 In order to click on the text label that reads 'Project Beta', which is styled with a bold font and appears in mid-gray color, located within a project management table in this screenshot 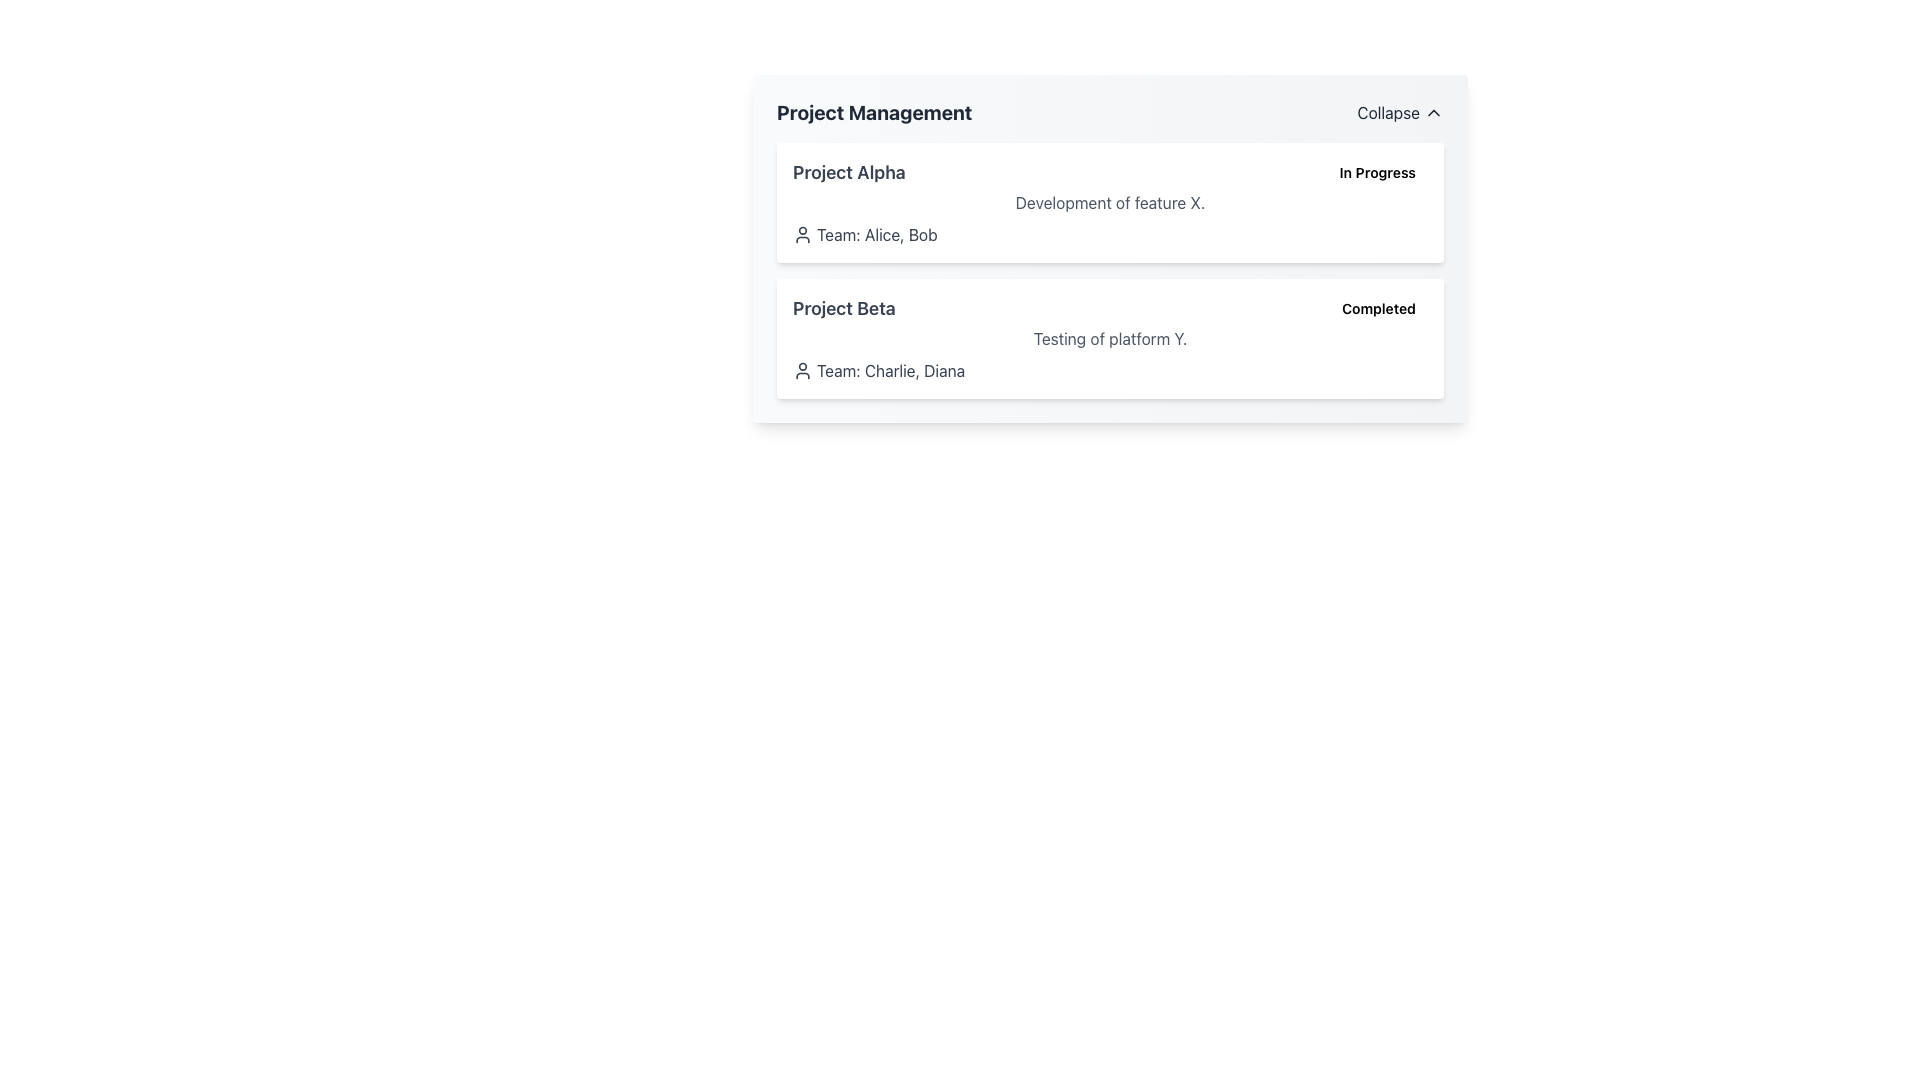, I will do `click(844, 308)`.